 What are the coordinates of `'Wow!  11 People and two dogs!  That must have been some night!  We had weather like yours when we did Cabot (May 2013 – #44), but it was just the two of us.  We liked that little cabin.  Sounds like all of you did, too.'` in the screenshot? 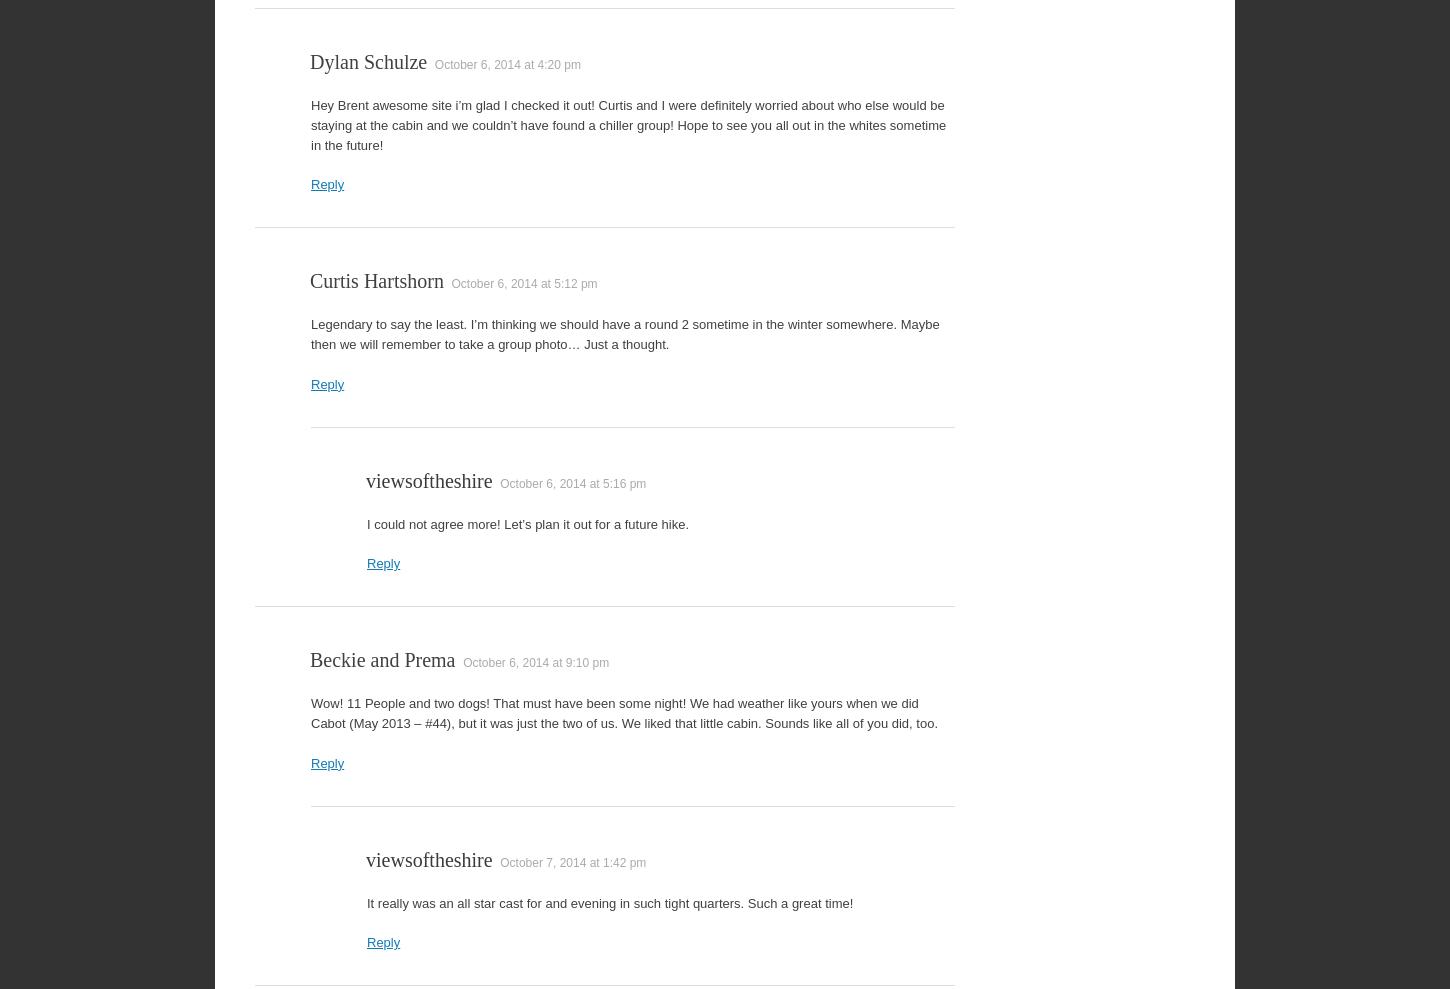 It's located at (623, 712).